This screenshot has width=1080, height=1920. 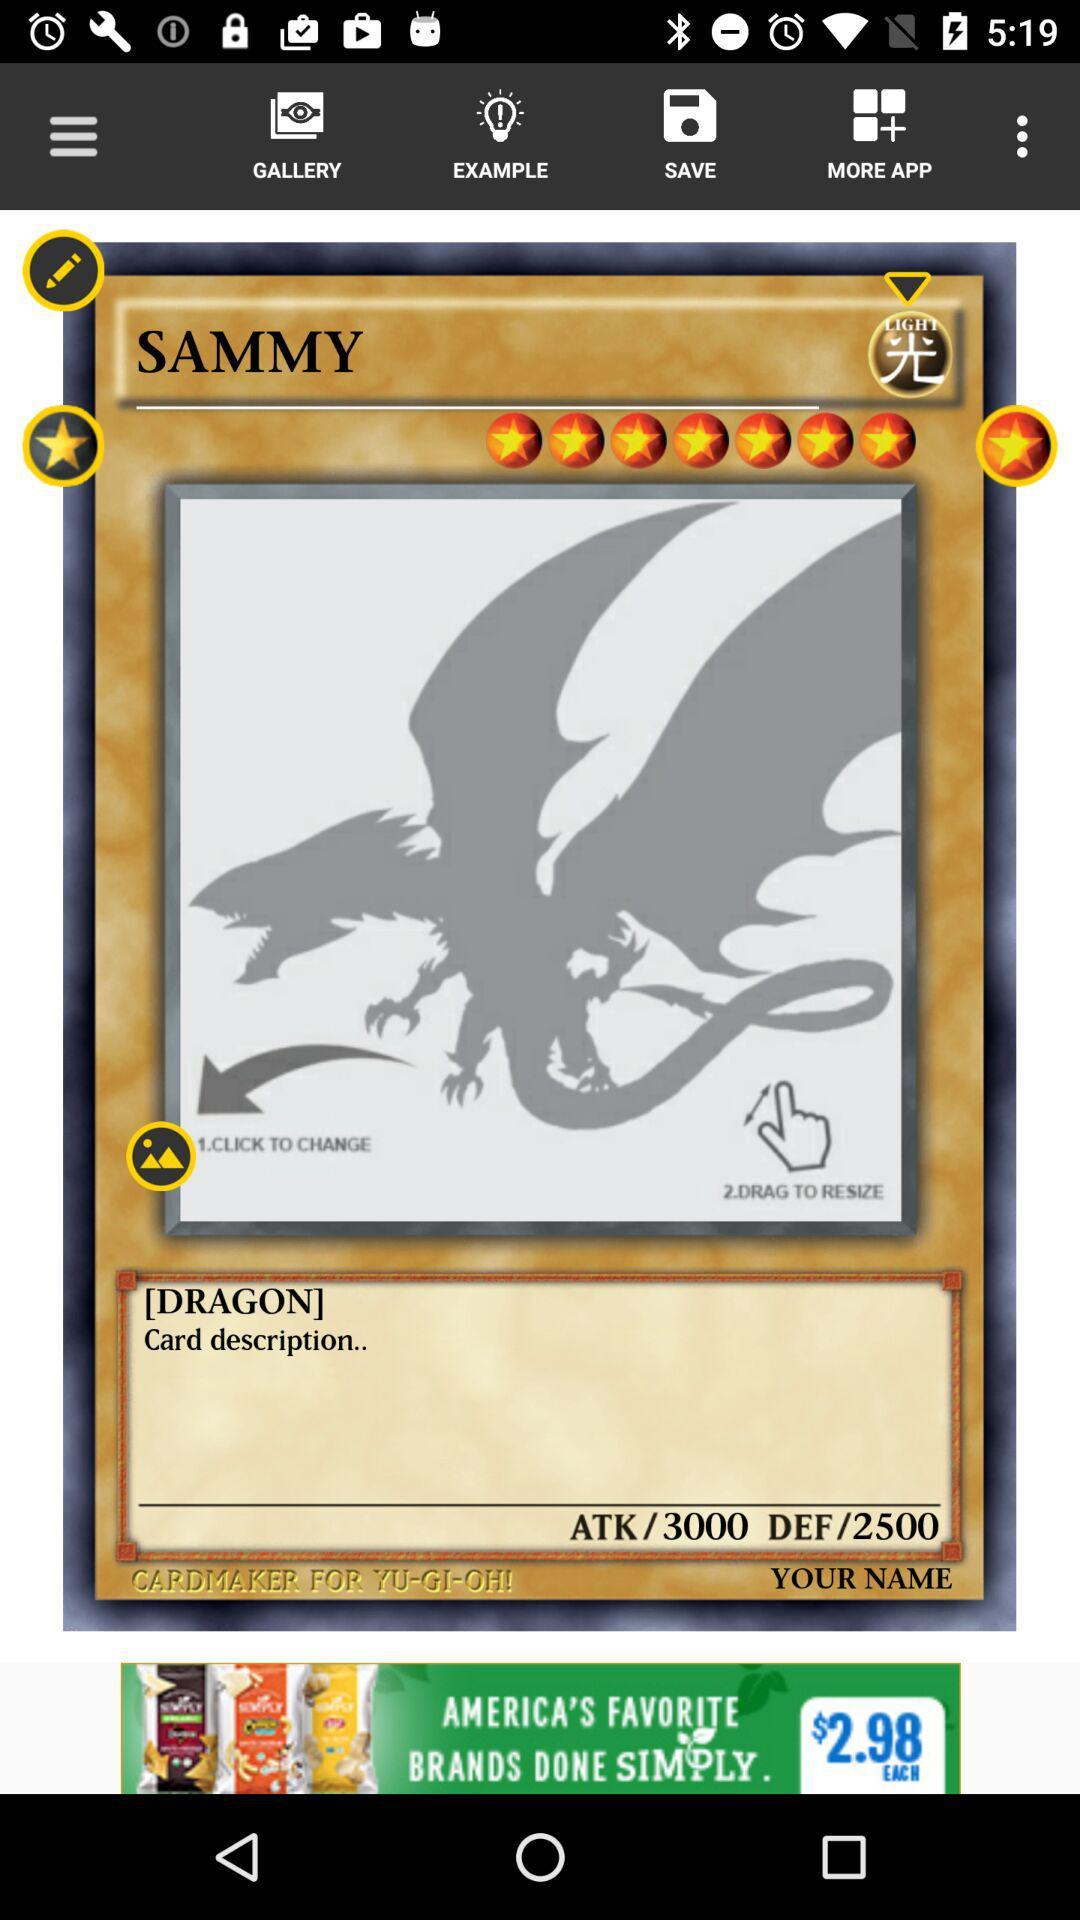 What do you see at coordinates (72, 135) in the screenshot?
I see `navigation menu` at bounding box center [72, 135].